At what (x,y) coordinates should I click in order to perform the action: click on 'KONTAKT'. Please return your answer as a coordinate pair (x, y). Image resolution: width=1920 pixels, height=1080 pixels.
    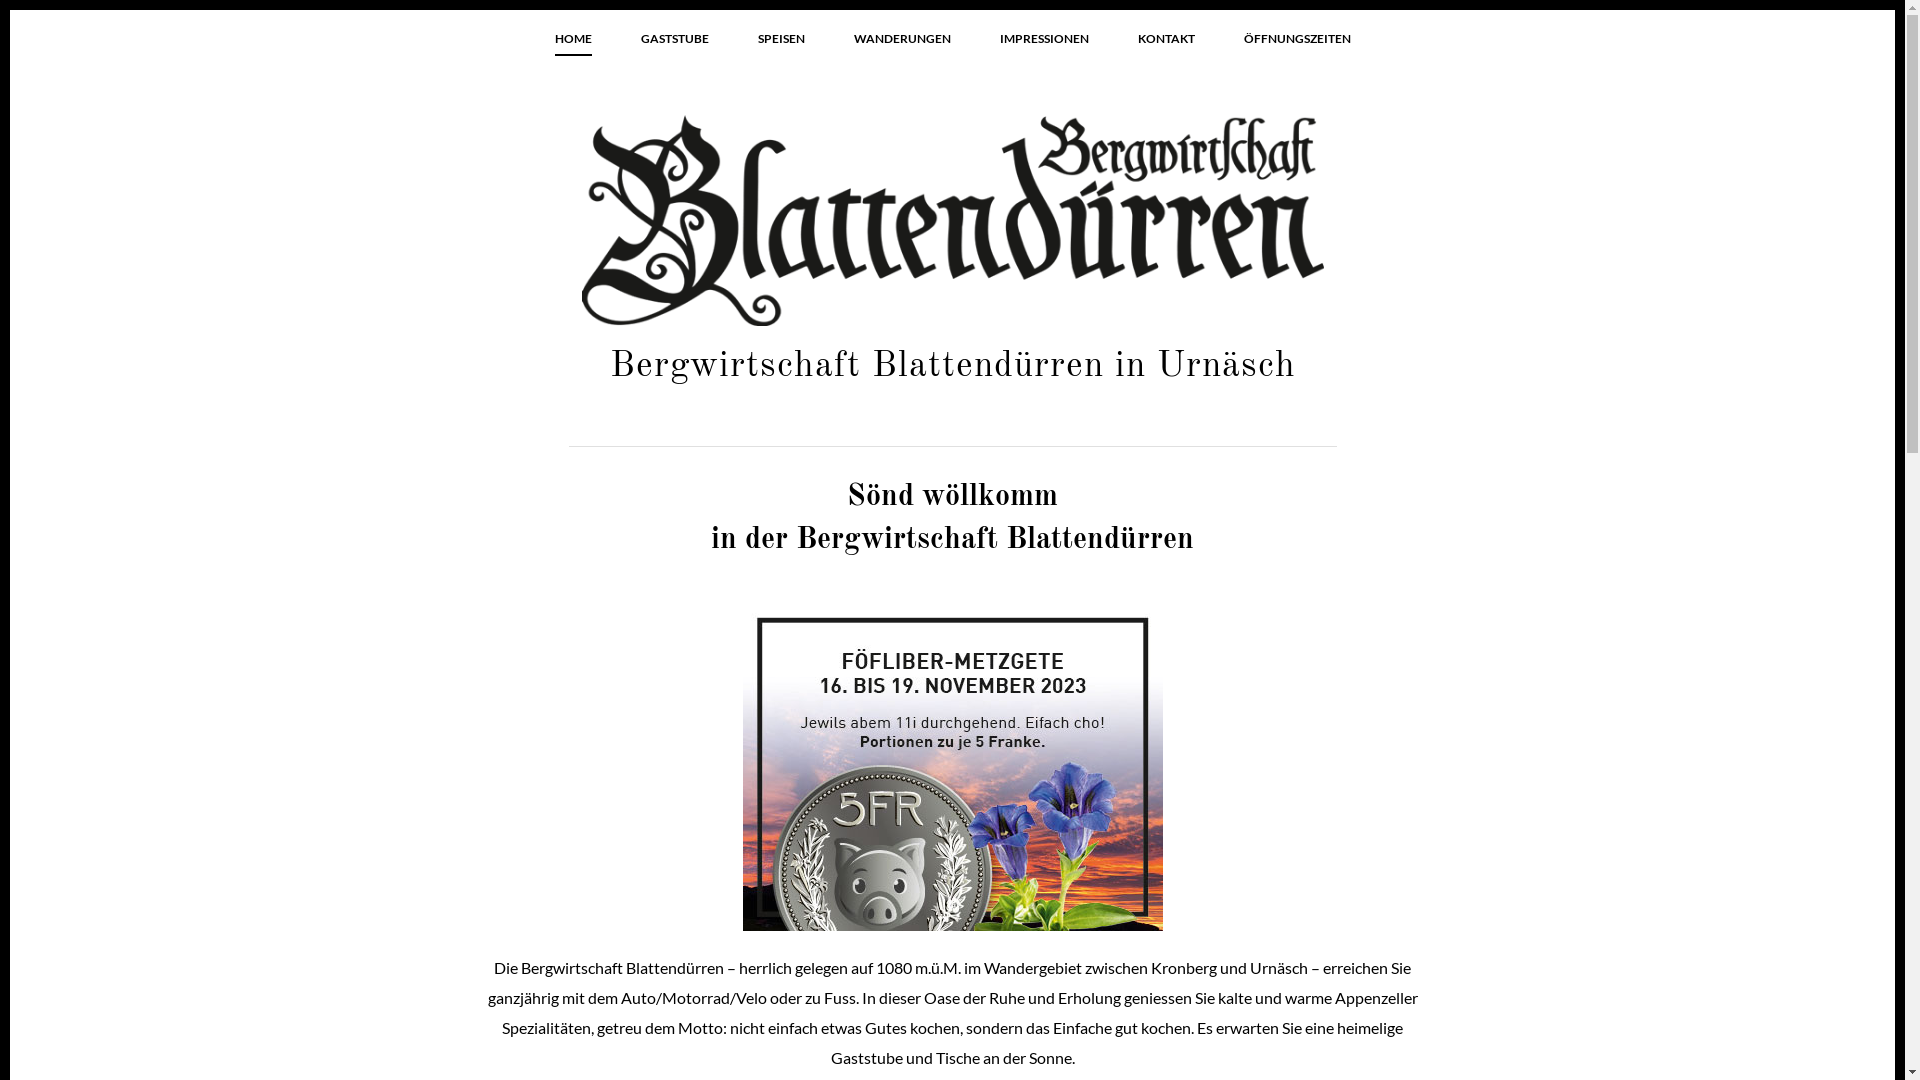
    Looking at the image, I should click on (1165, 38).